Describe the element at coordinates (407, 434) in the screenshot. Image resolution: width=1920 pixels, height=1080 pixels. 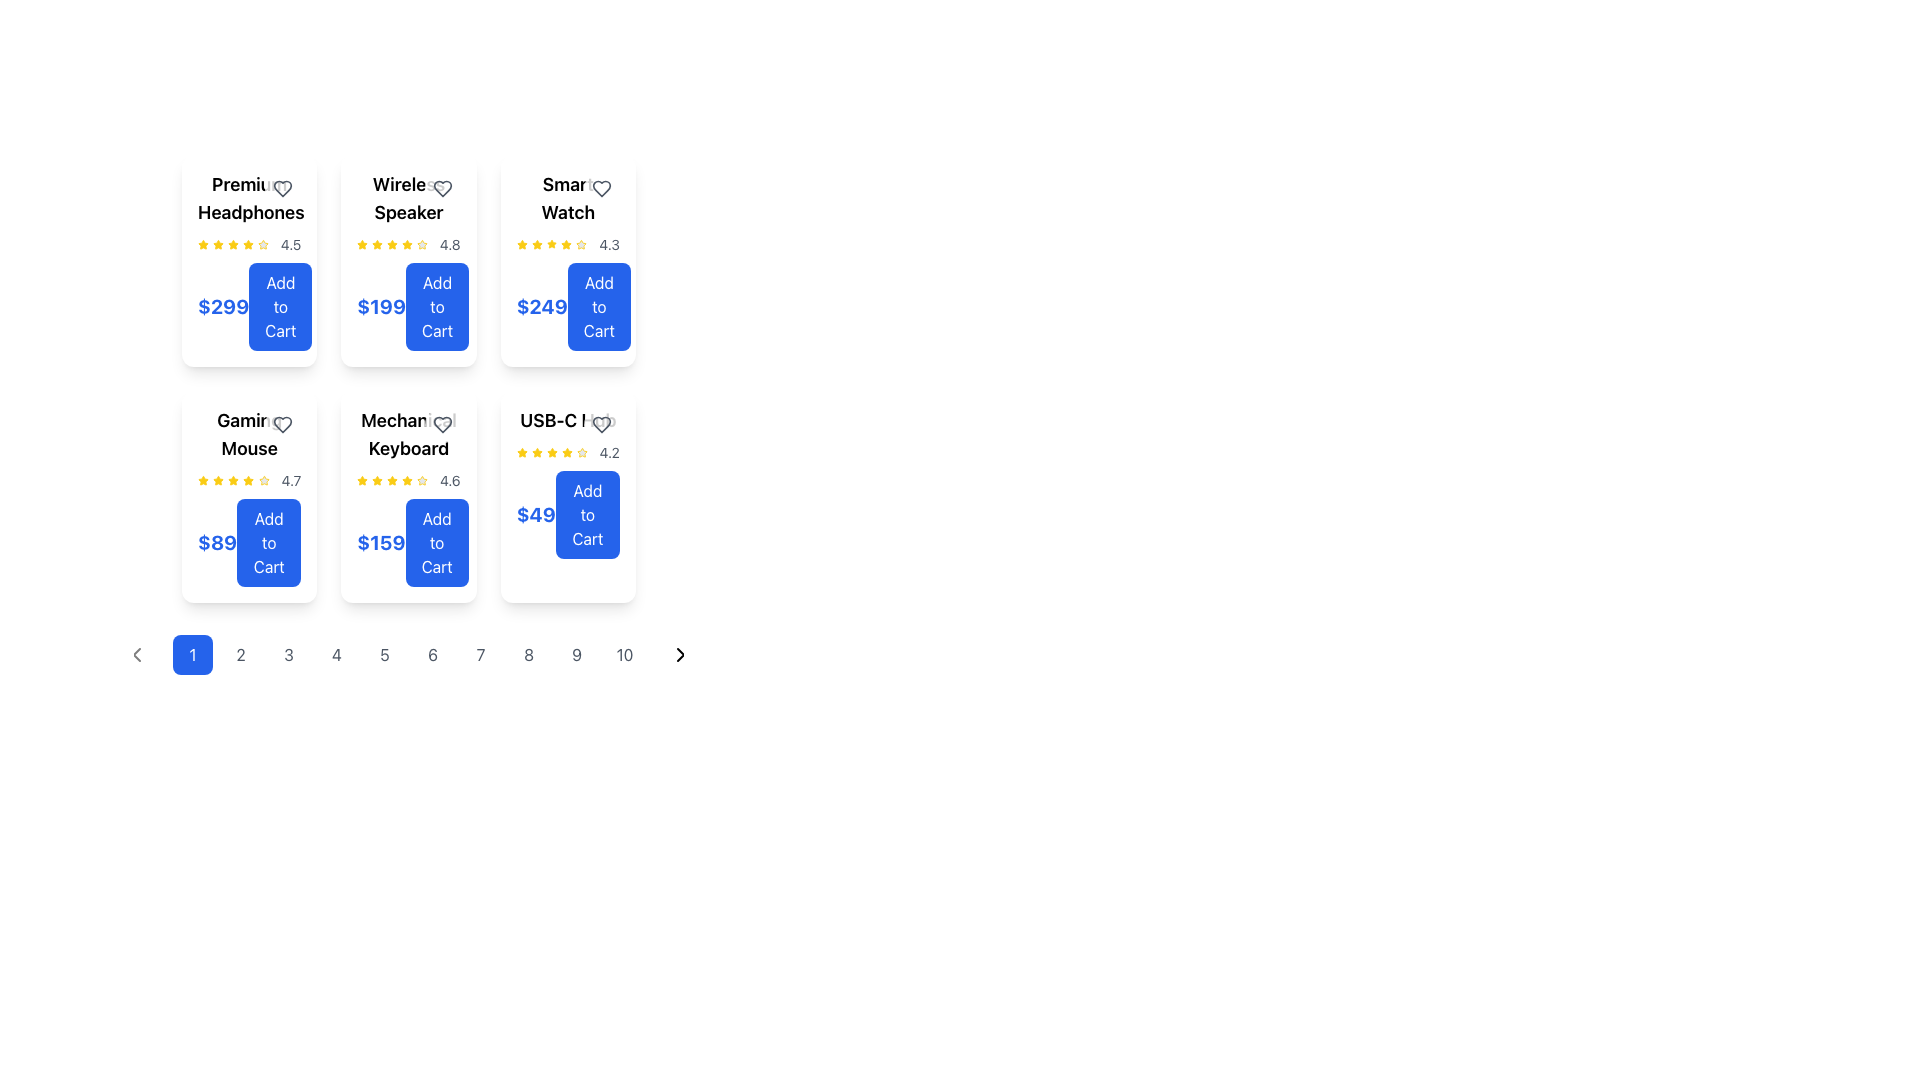
I see `title 'Mechanical Keyboard' displayed in bold font at the upper center of the product card, which is the first visible element above the rating and price information` at that location.